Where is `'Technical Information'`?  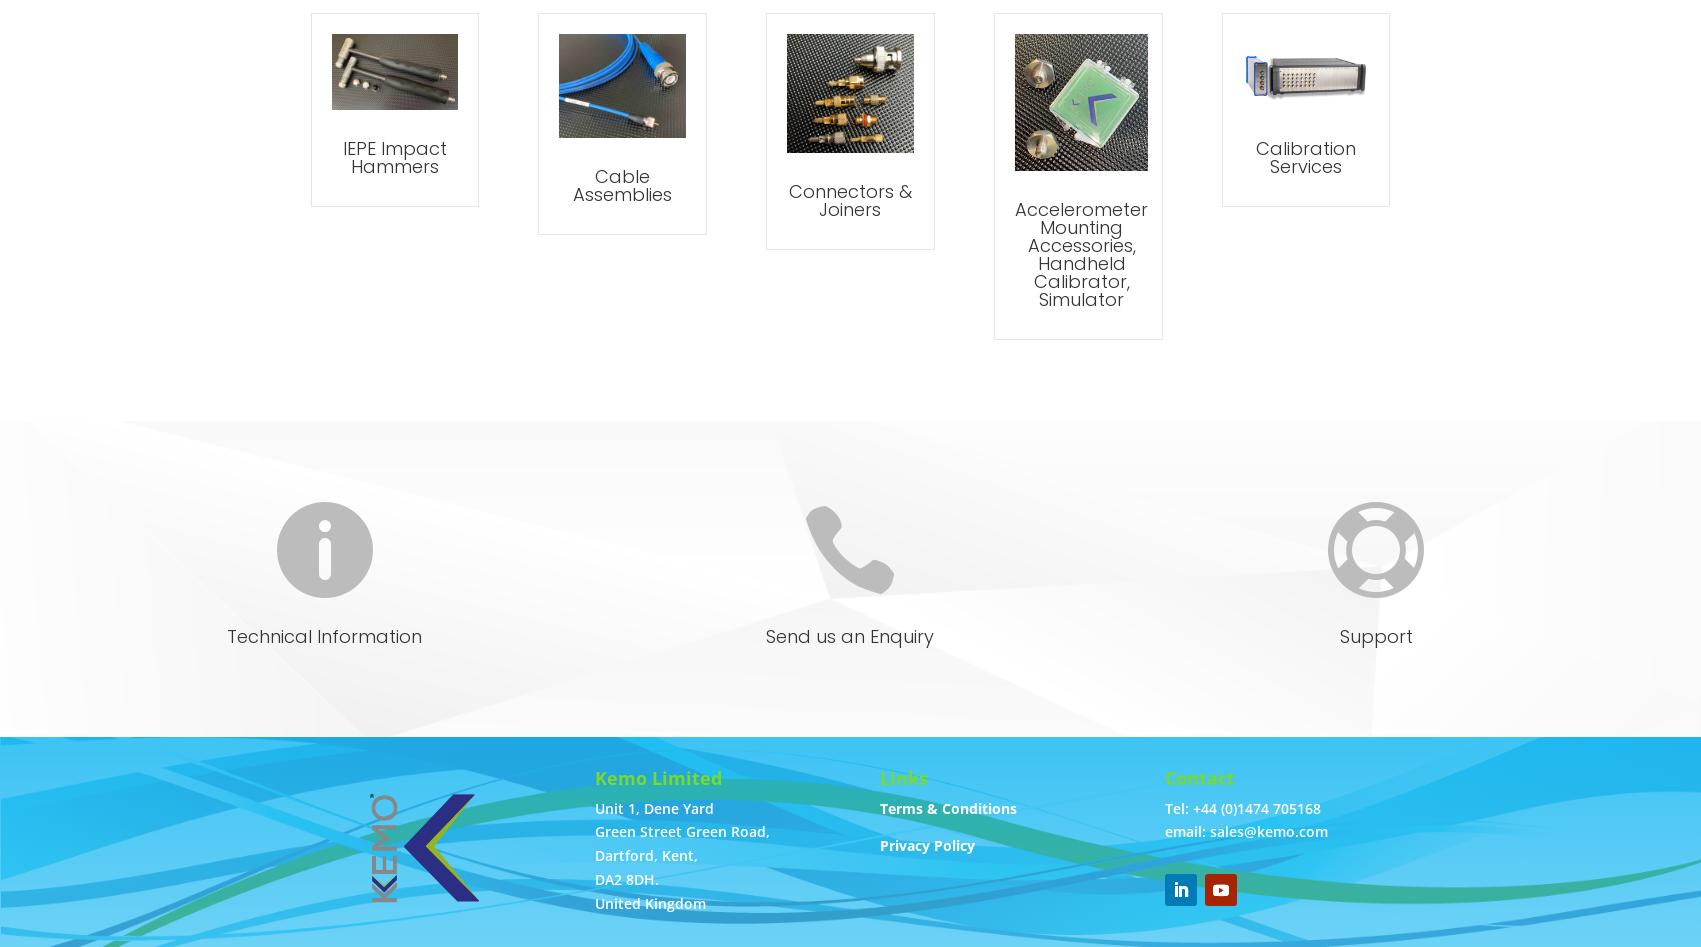
'Technical Information' is located at coordinates (226, 635).